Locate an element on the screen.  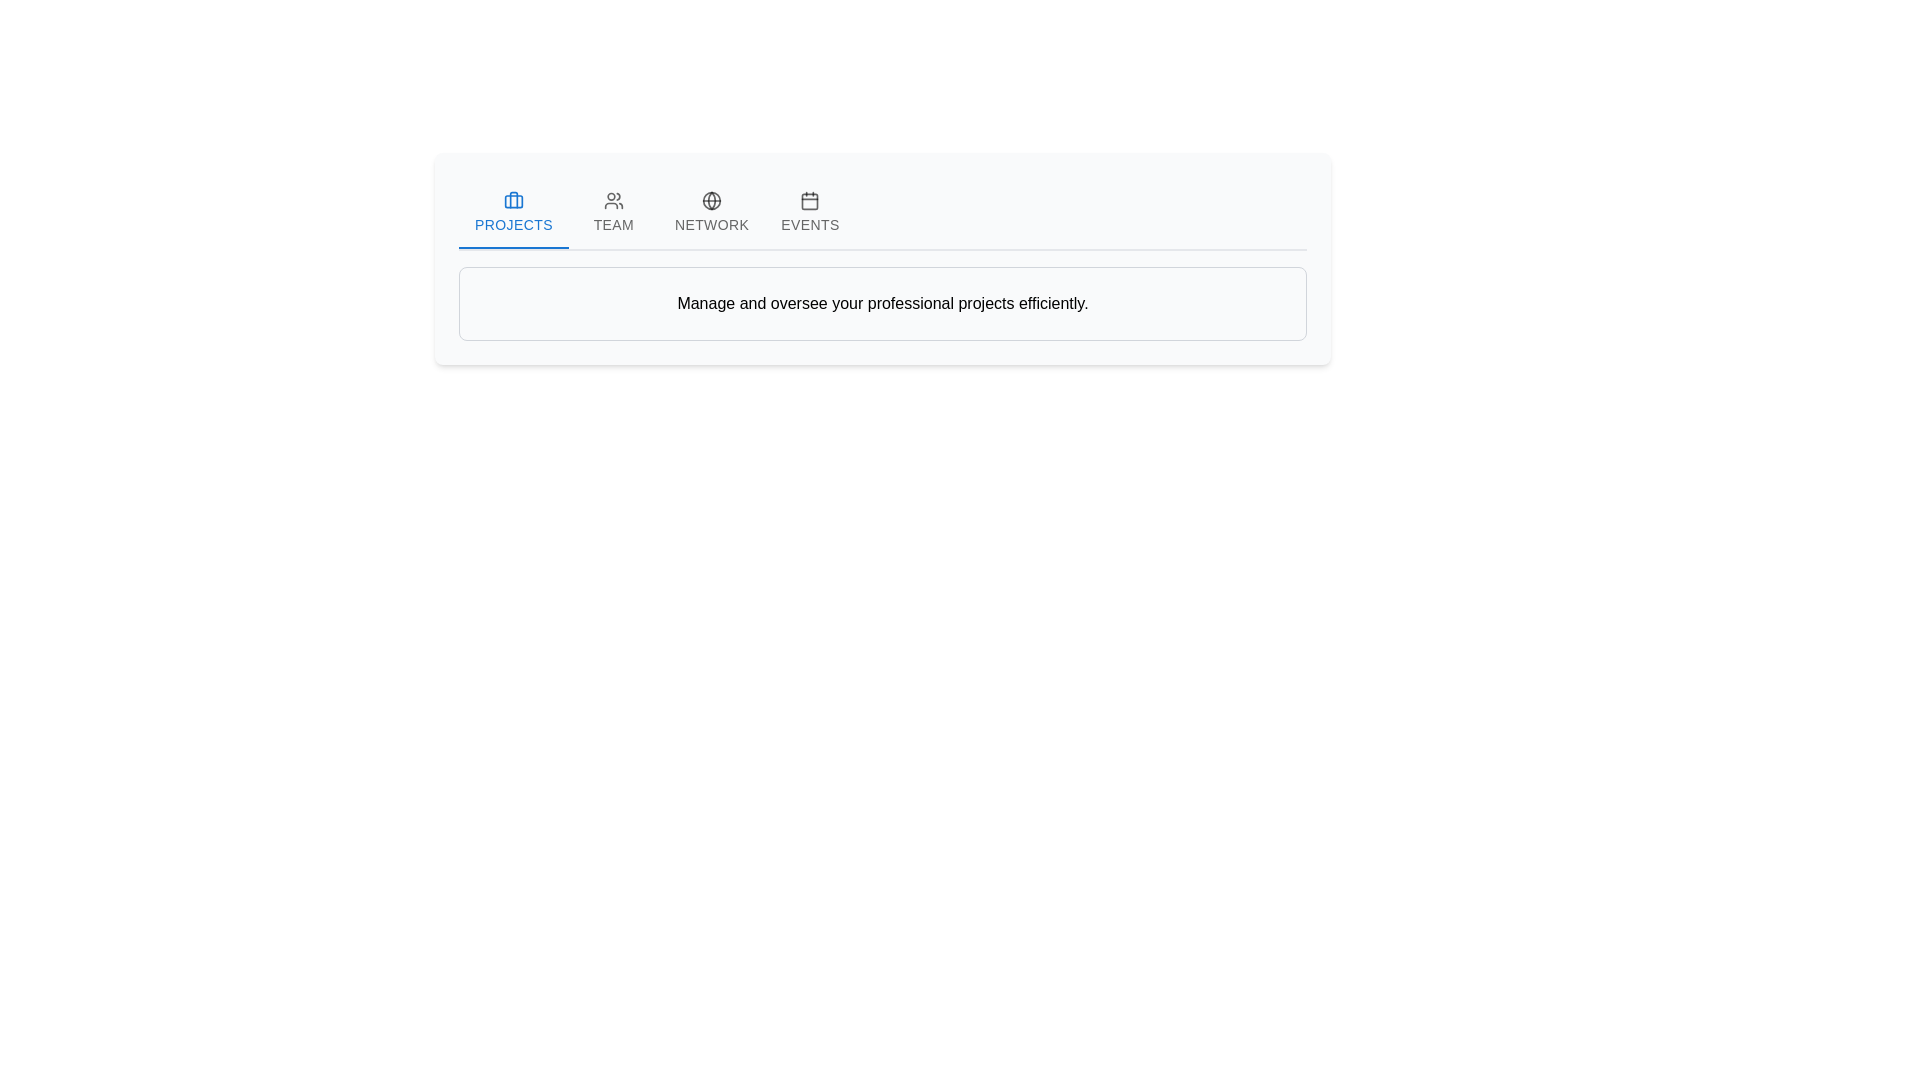
the circular SVG icon representing the globe in the 'NETWORK' tab is located at coordinates (712, 201).